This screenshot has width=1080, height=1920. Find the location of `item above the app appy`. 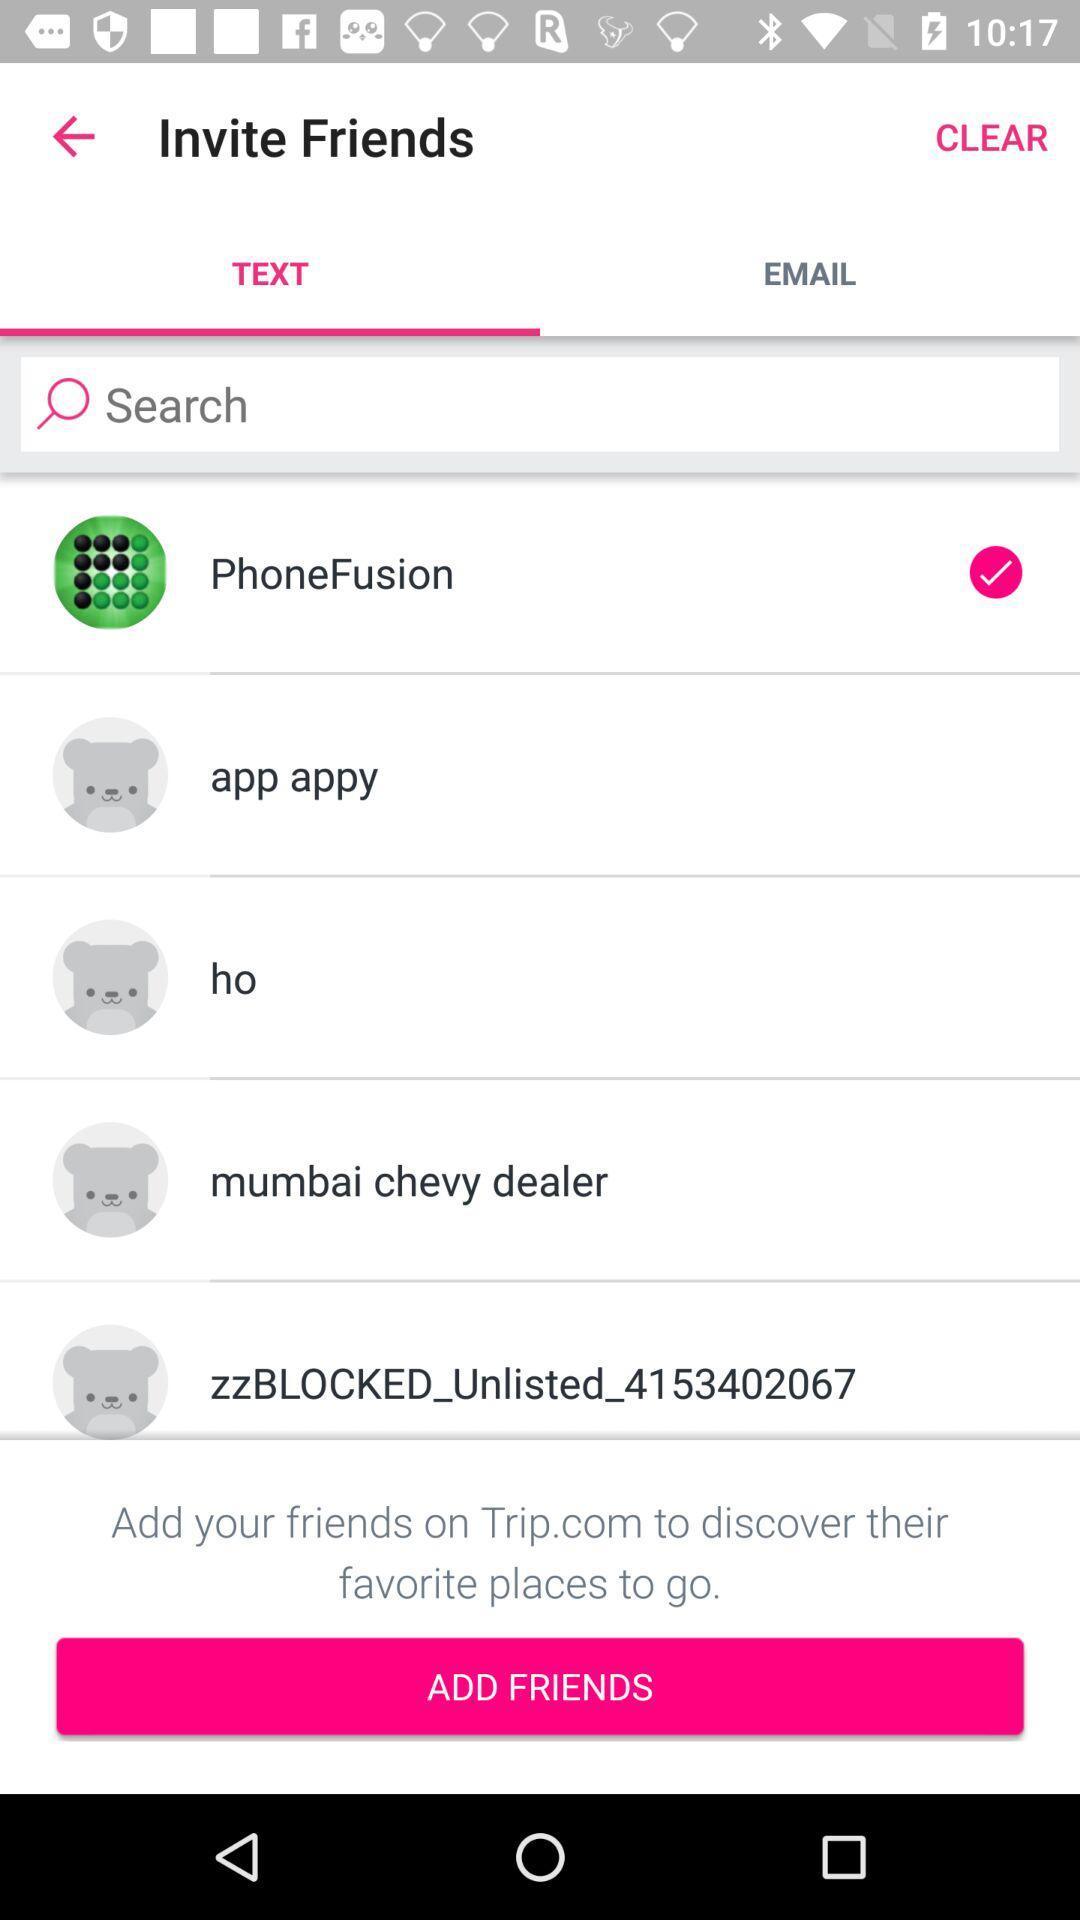

item above the app appy is located at coordinates (574, 571).